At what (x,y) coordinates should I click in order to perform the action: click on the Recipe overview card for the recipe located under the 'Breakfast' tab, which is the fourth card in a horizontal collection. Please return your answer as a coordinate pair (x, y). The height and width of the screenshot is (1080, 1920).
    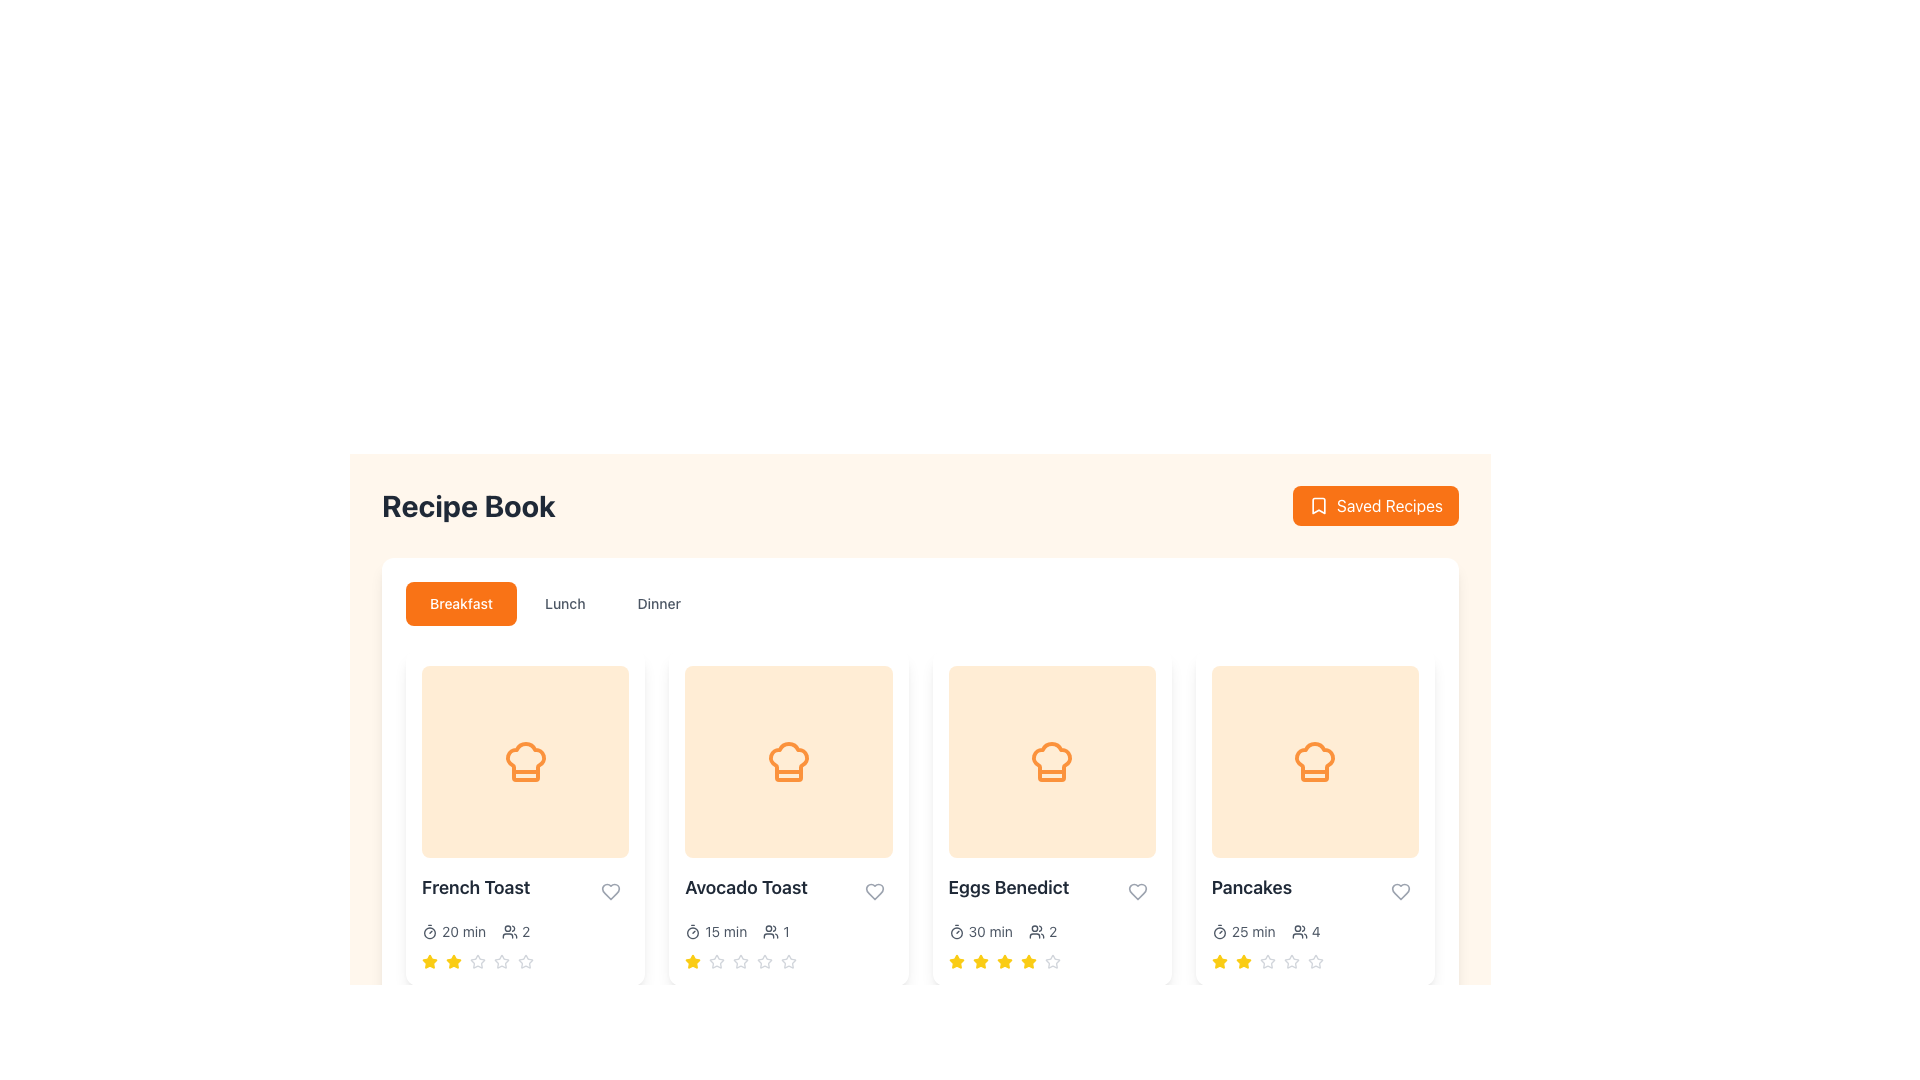
    Looking at the image, I should click on (1315, 817).